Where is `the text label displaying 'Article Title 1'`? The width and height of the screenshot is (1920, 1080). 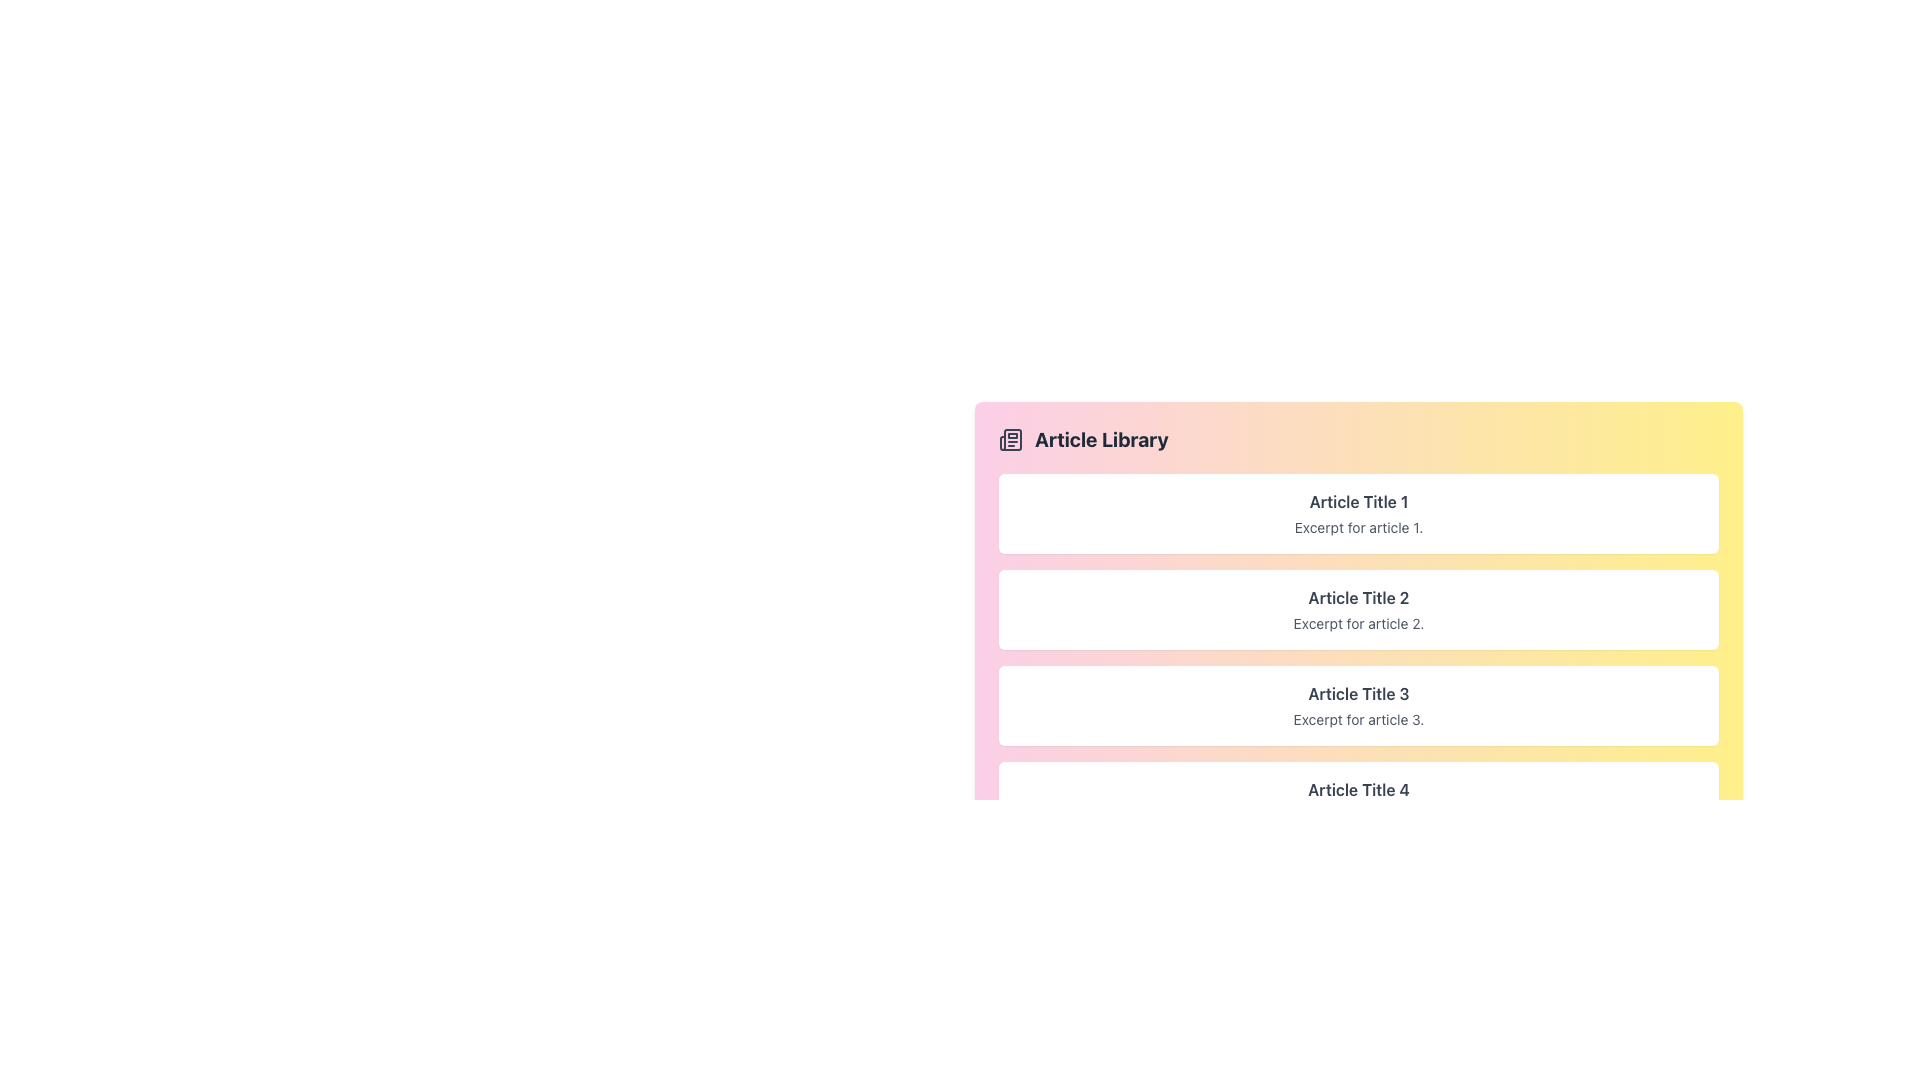
the text label displaying 'Article Title 1' is located at coordinates (1358, 500).